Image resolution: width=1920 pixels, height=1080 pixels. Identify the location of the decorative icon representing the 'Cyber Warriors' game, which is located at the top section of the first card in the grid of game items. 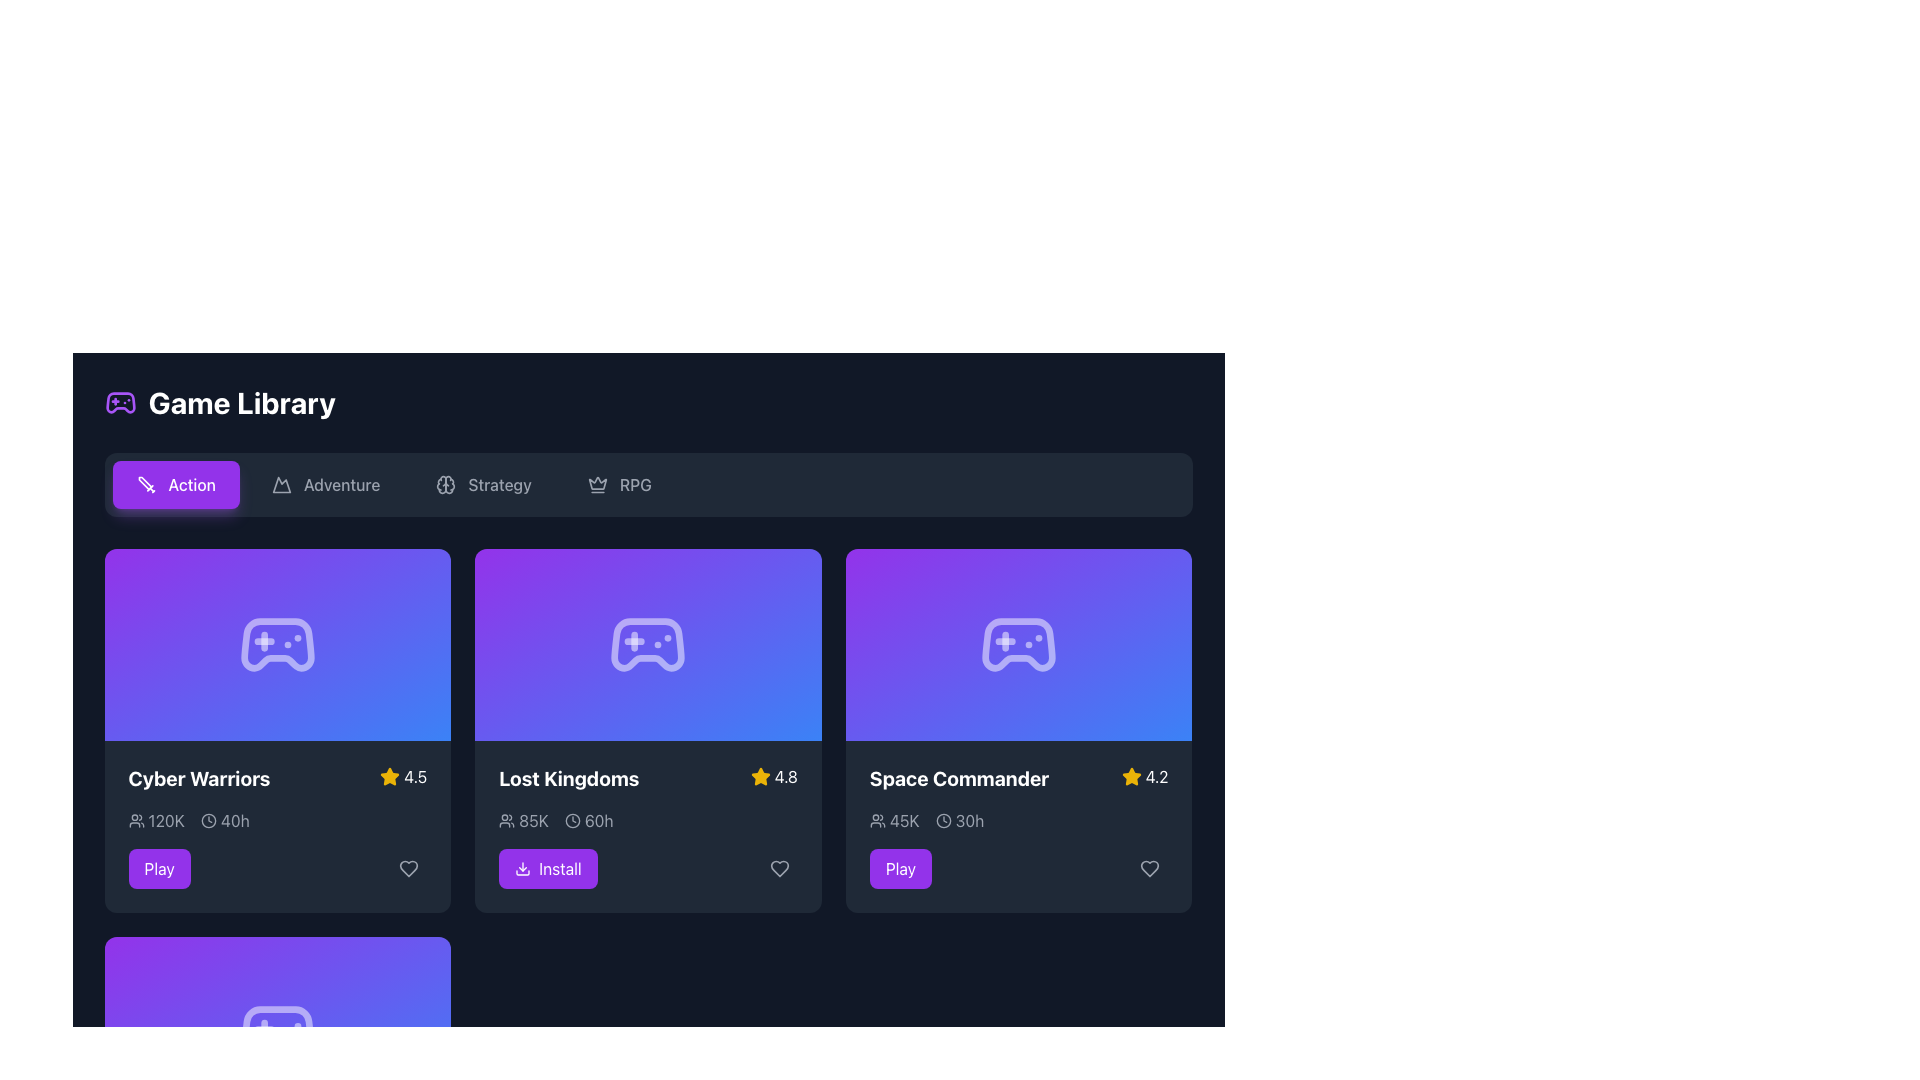
(276, 644).